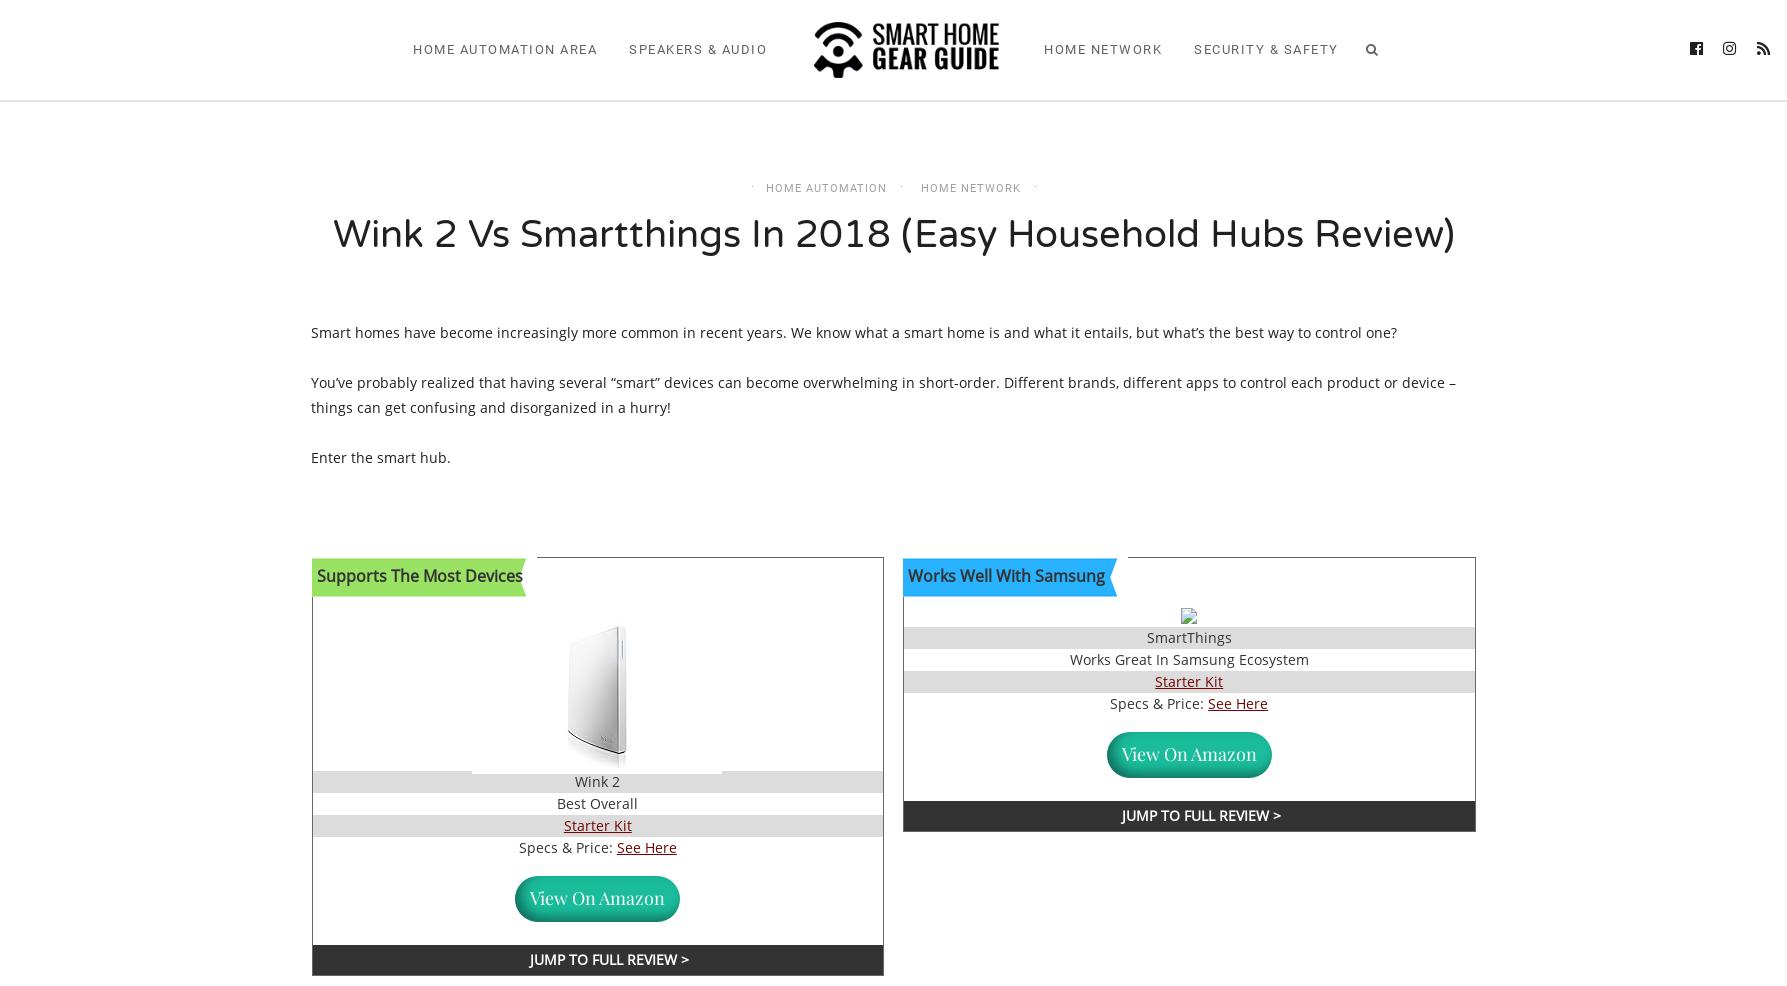 The width and height of the screenshot is (1787, 986). I want to click on '​Works Well With Samsung', so click(1005, 576).